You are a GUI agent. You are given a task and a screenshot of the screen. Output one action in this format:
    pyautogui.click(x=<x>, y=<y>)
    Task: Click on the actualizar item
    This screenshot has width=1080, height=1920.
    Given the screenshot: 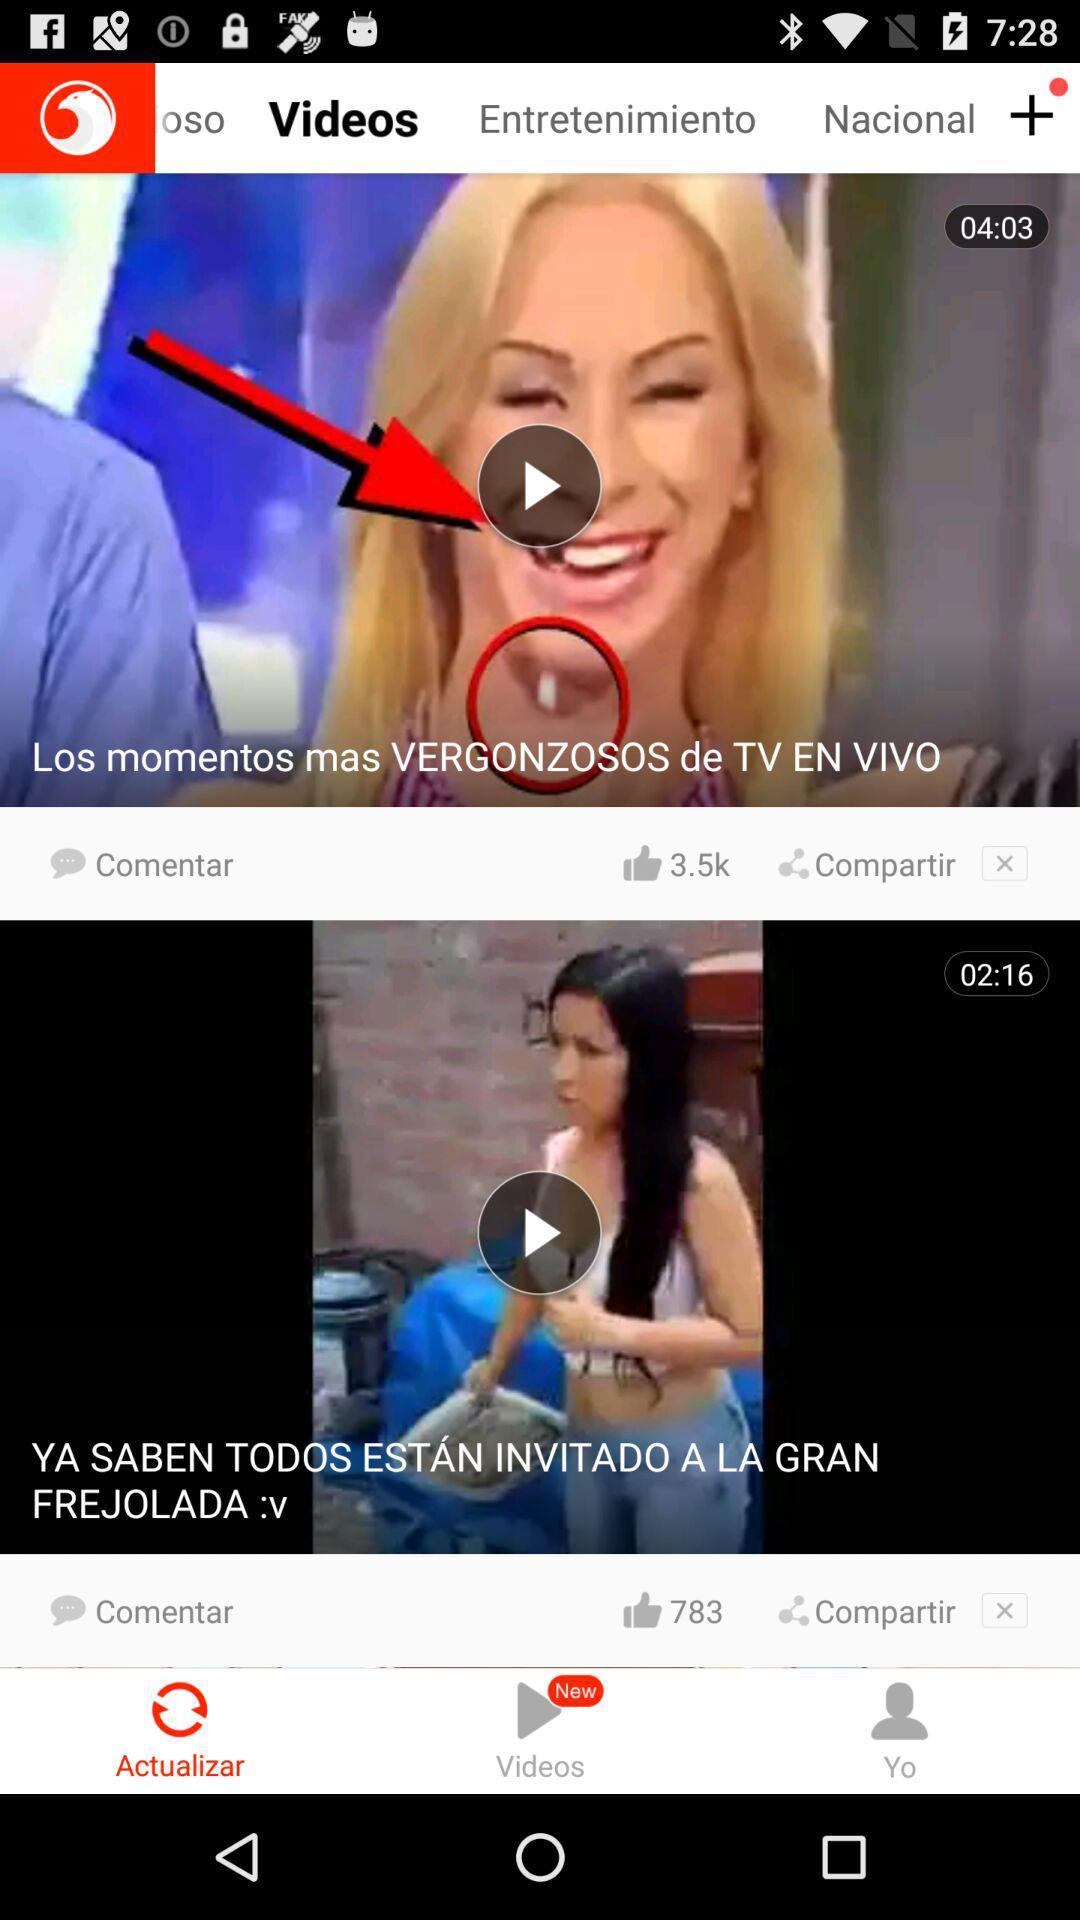 What is the action you would take?
    pyautogui.click(x=180, y=1730)
    